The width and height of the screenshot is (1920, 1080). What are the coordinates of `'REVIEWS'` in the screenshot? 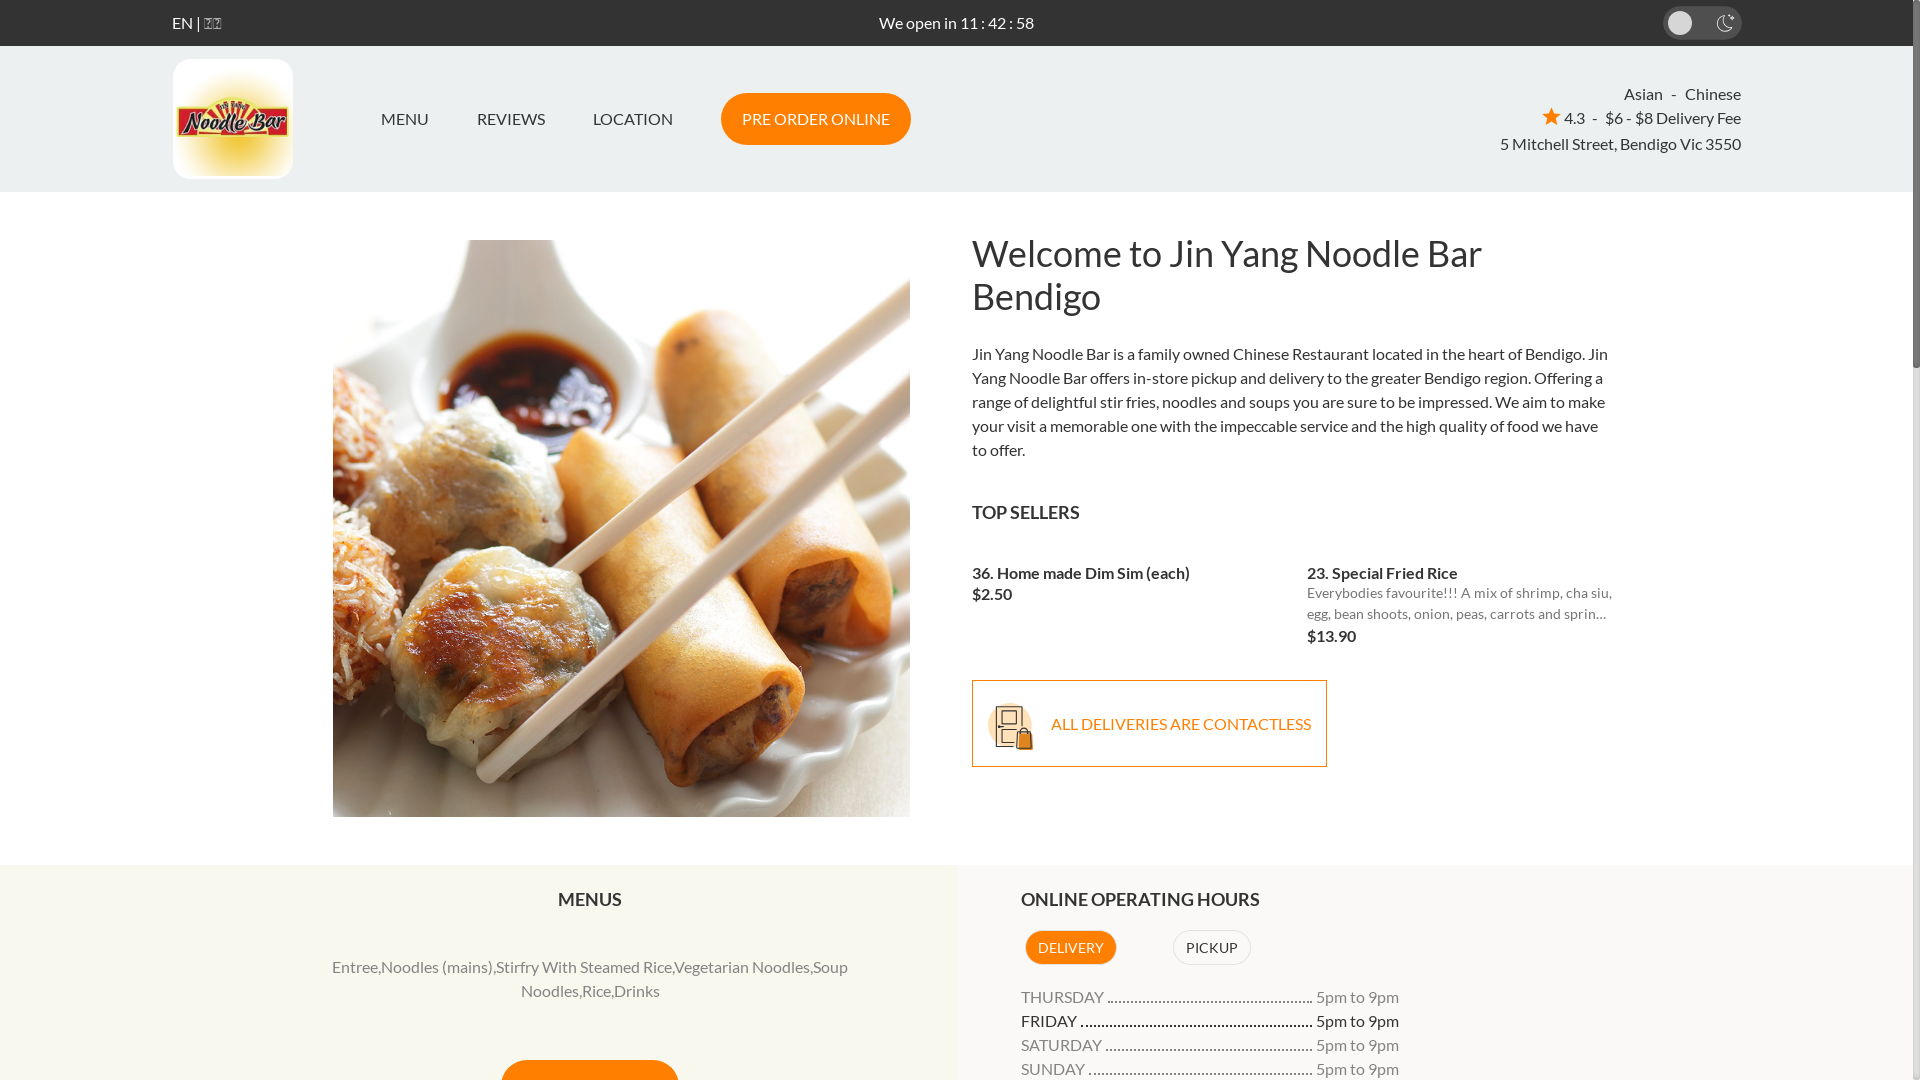 It's located at (450, 119).